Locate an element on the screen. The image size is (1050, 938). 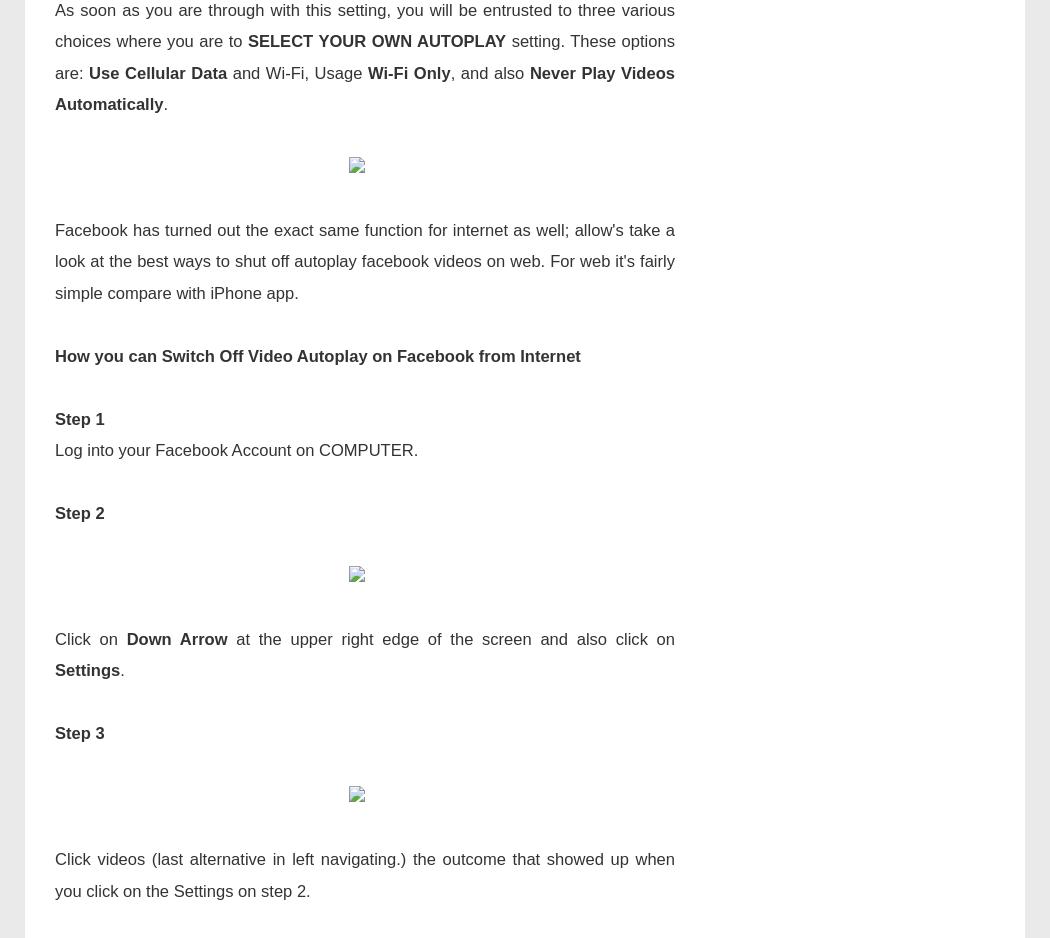
'and Wi-Fi, Usage' is located at coordinates (296, 72).